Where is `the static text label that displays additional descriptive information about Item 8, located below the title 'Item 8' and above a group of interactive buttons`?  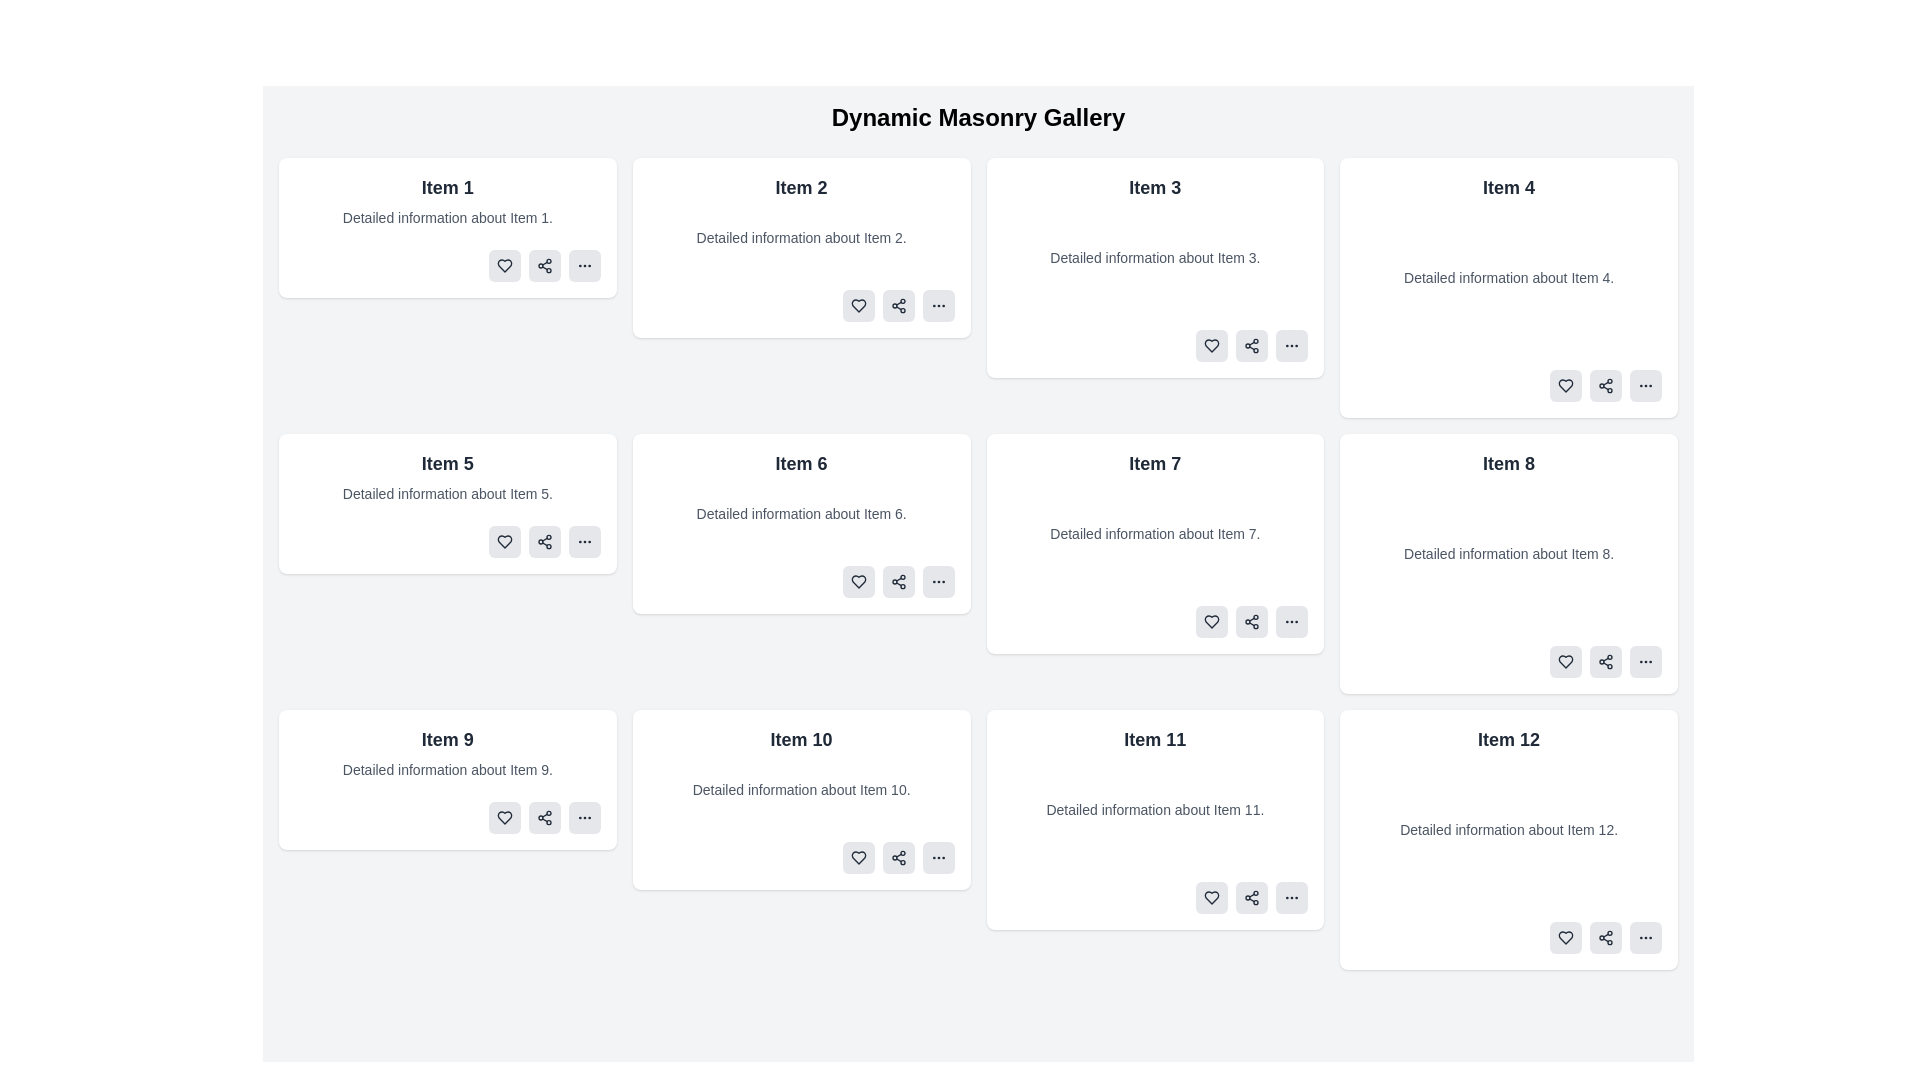
the static text label that displays additional descriptive information about Item 8, located below the title 'Item 8' and above a group of interactive buttons is located at coordinates (1509, 554).